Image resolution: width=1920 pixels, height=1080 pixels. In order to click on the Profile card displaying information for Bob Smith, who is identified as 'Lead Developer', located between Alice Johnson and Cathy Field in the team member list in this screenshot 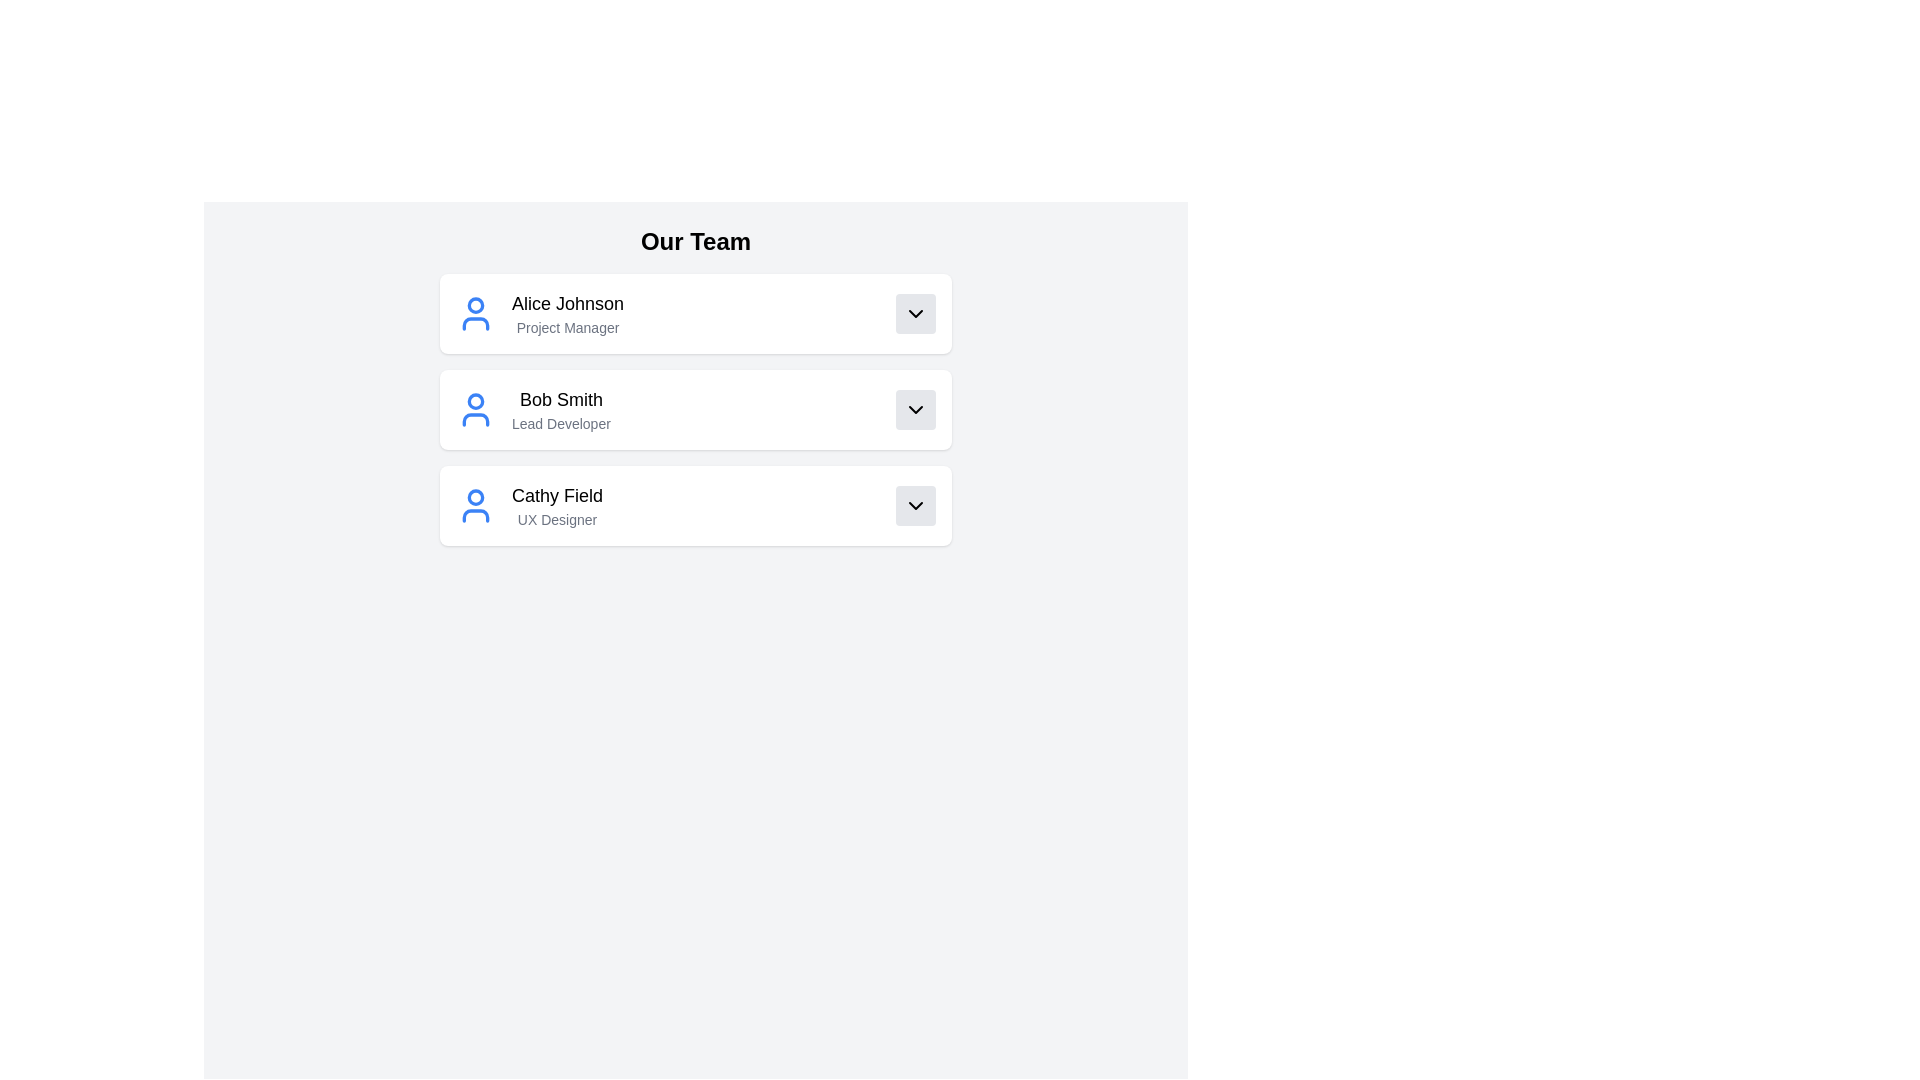, I will do `click(533, 408)`.